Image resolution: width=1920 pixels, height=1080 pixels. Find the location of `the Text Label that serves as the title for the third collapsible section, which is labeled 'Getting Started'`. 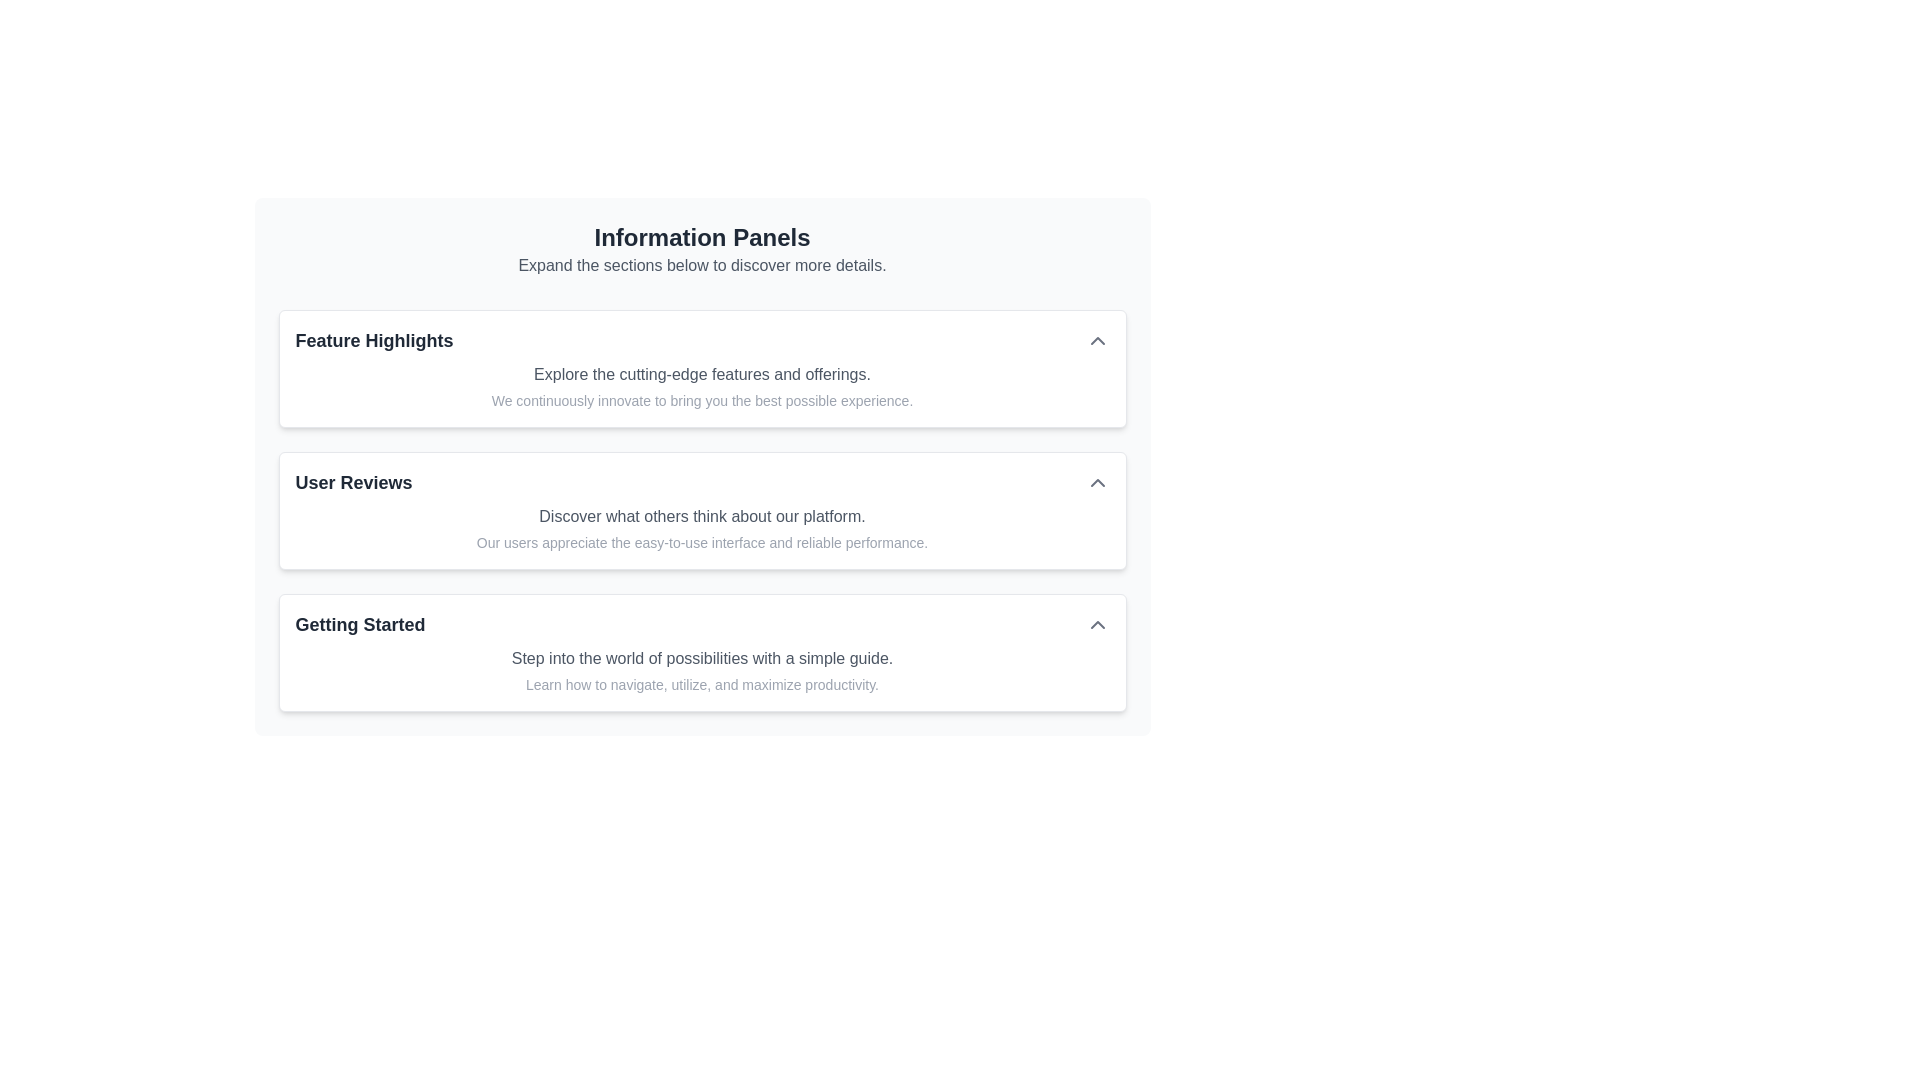

the Text Label that serves as the title for the third collapsible section, which is labeled 'Getting Started' is located at coordinates (360, 623).